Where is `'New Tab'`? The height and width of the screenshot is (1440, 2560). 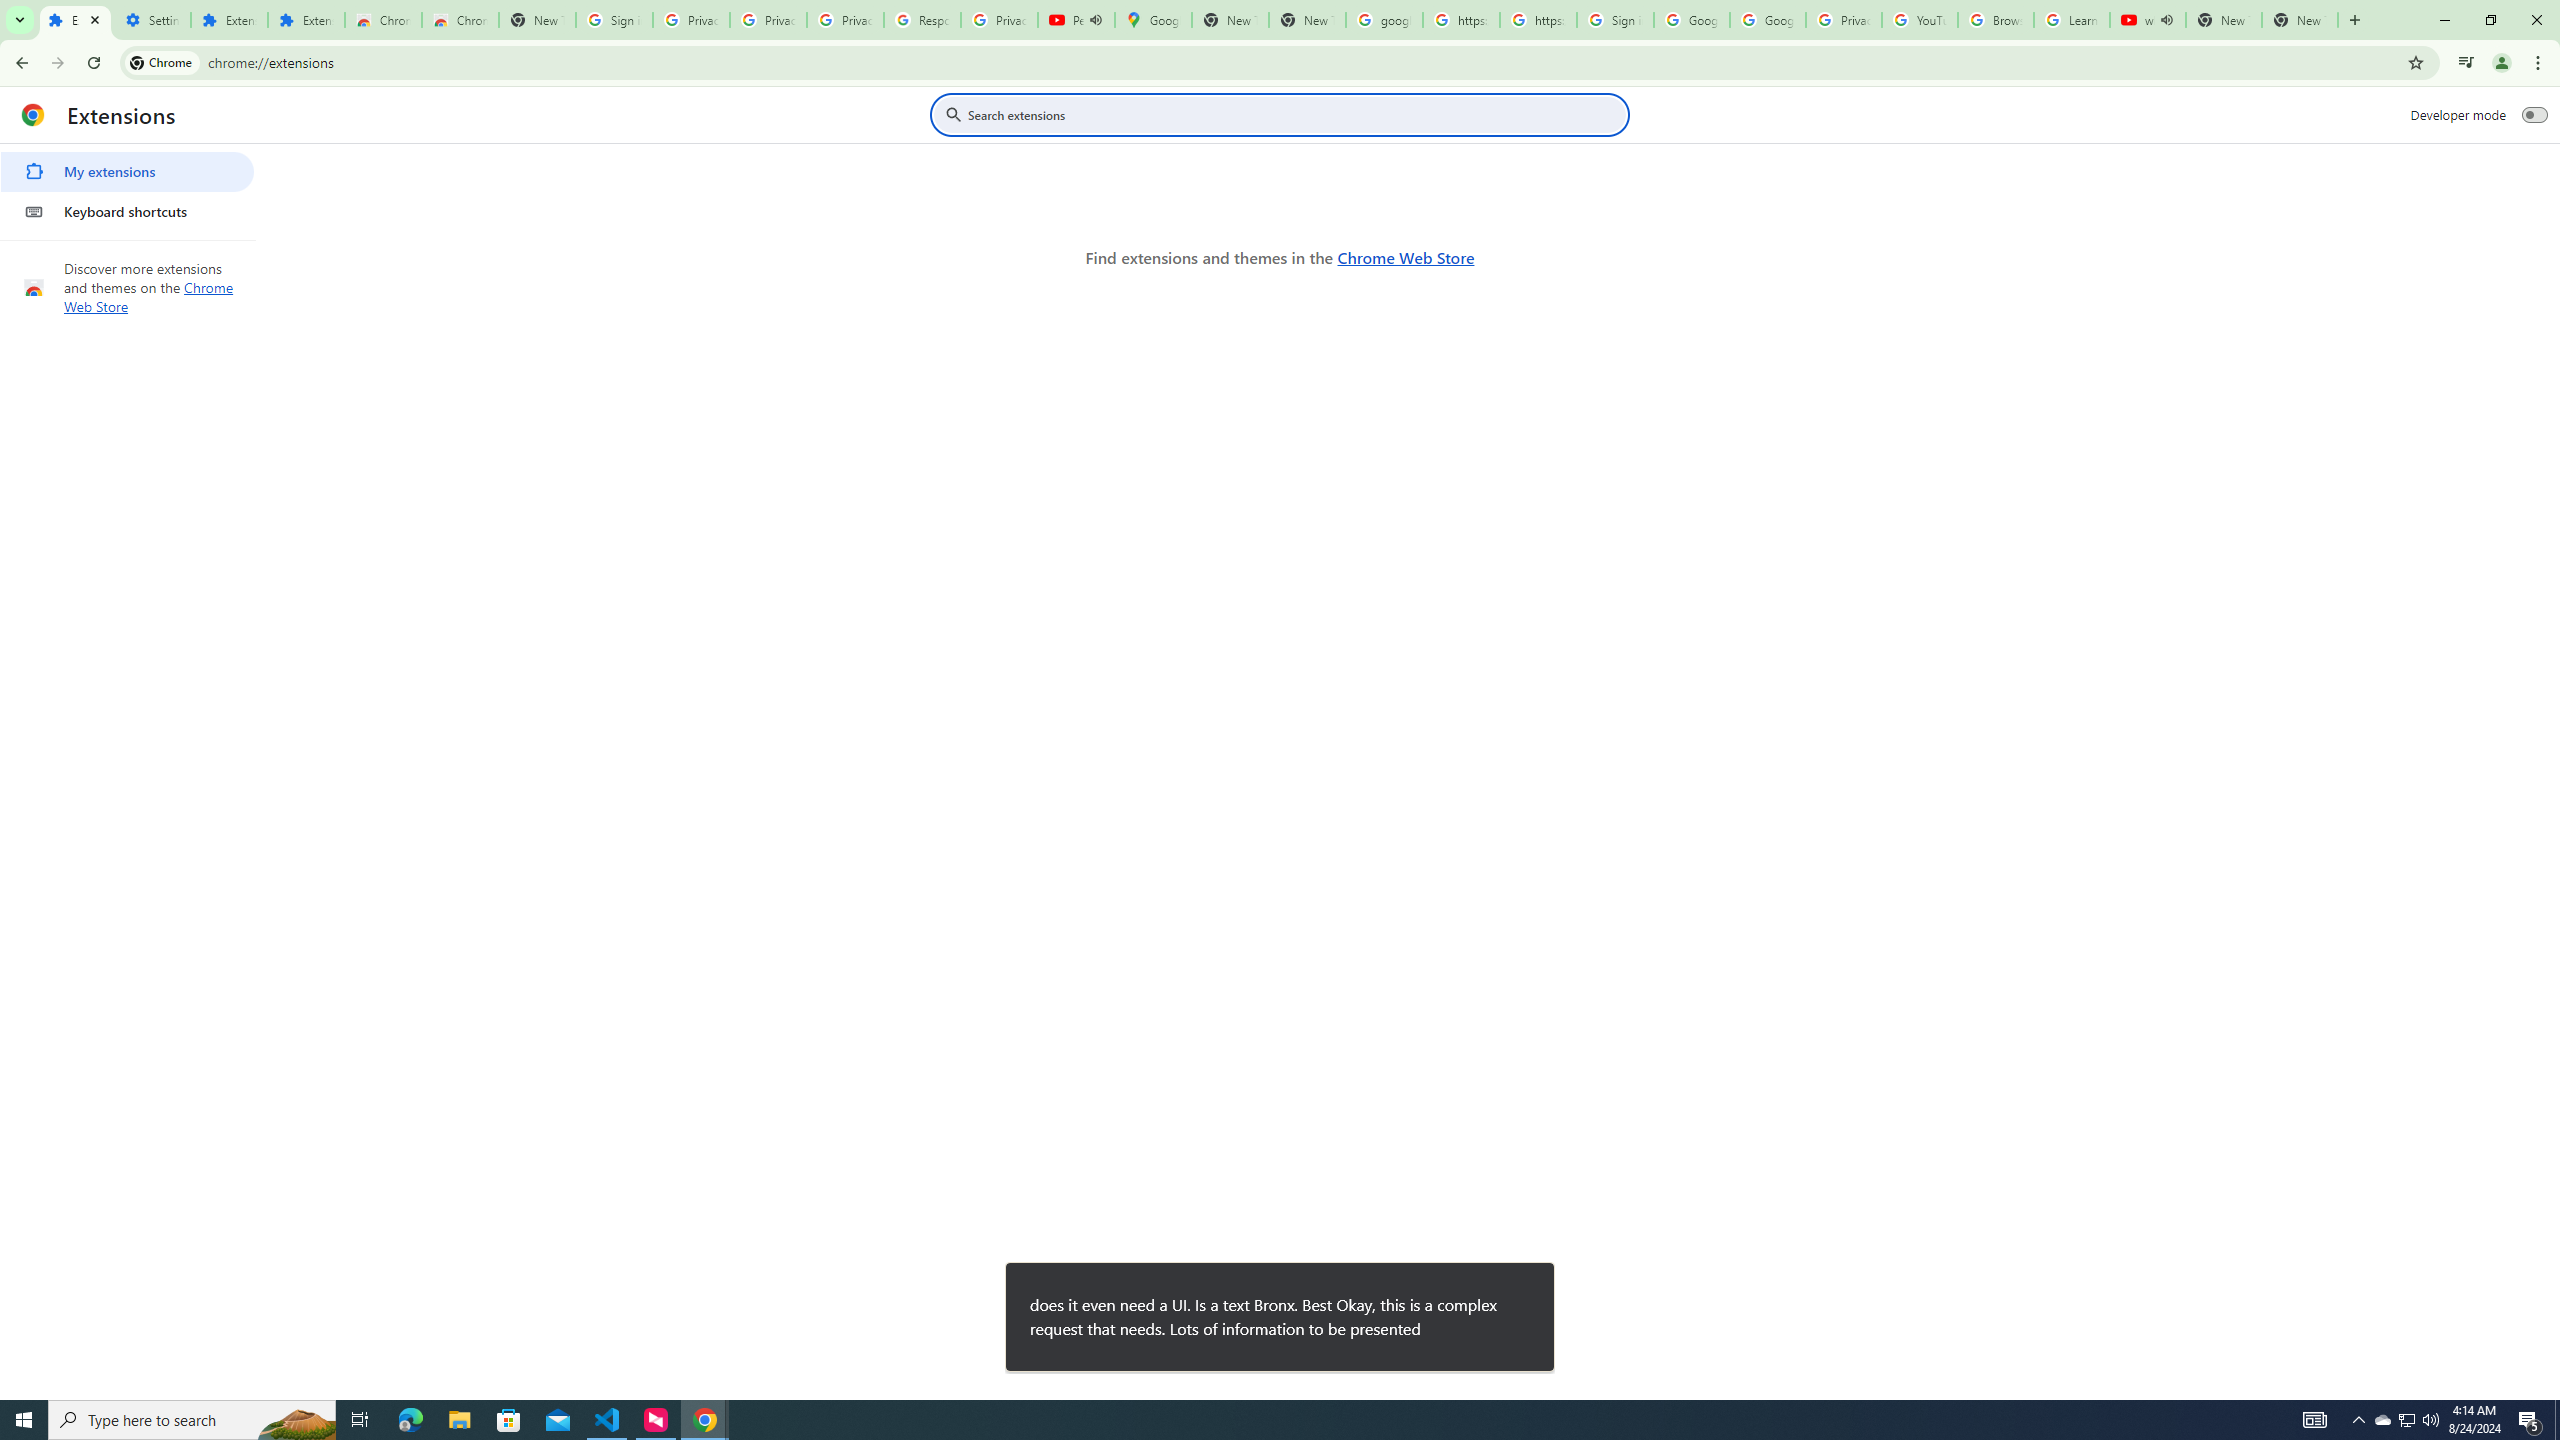
'New Tab' is located at coordinates (2299, 19).